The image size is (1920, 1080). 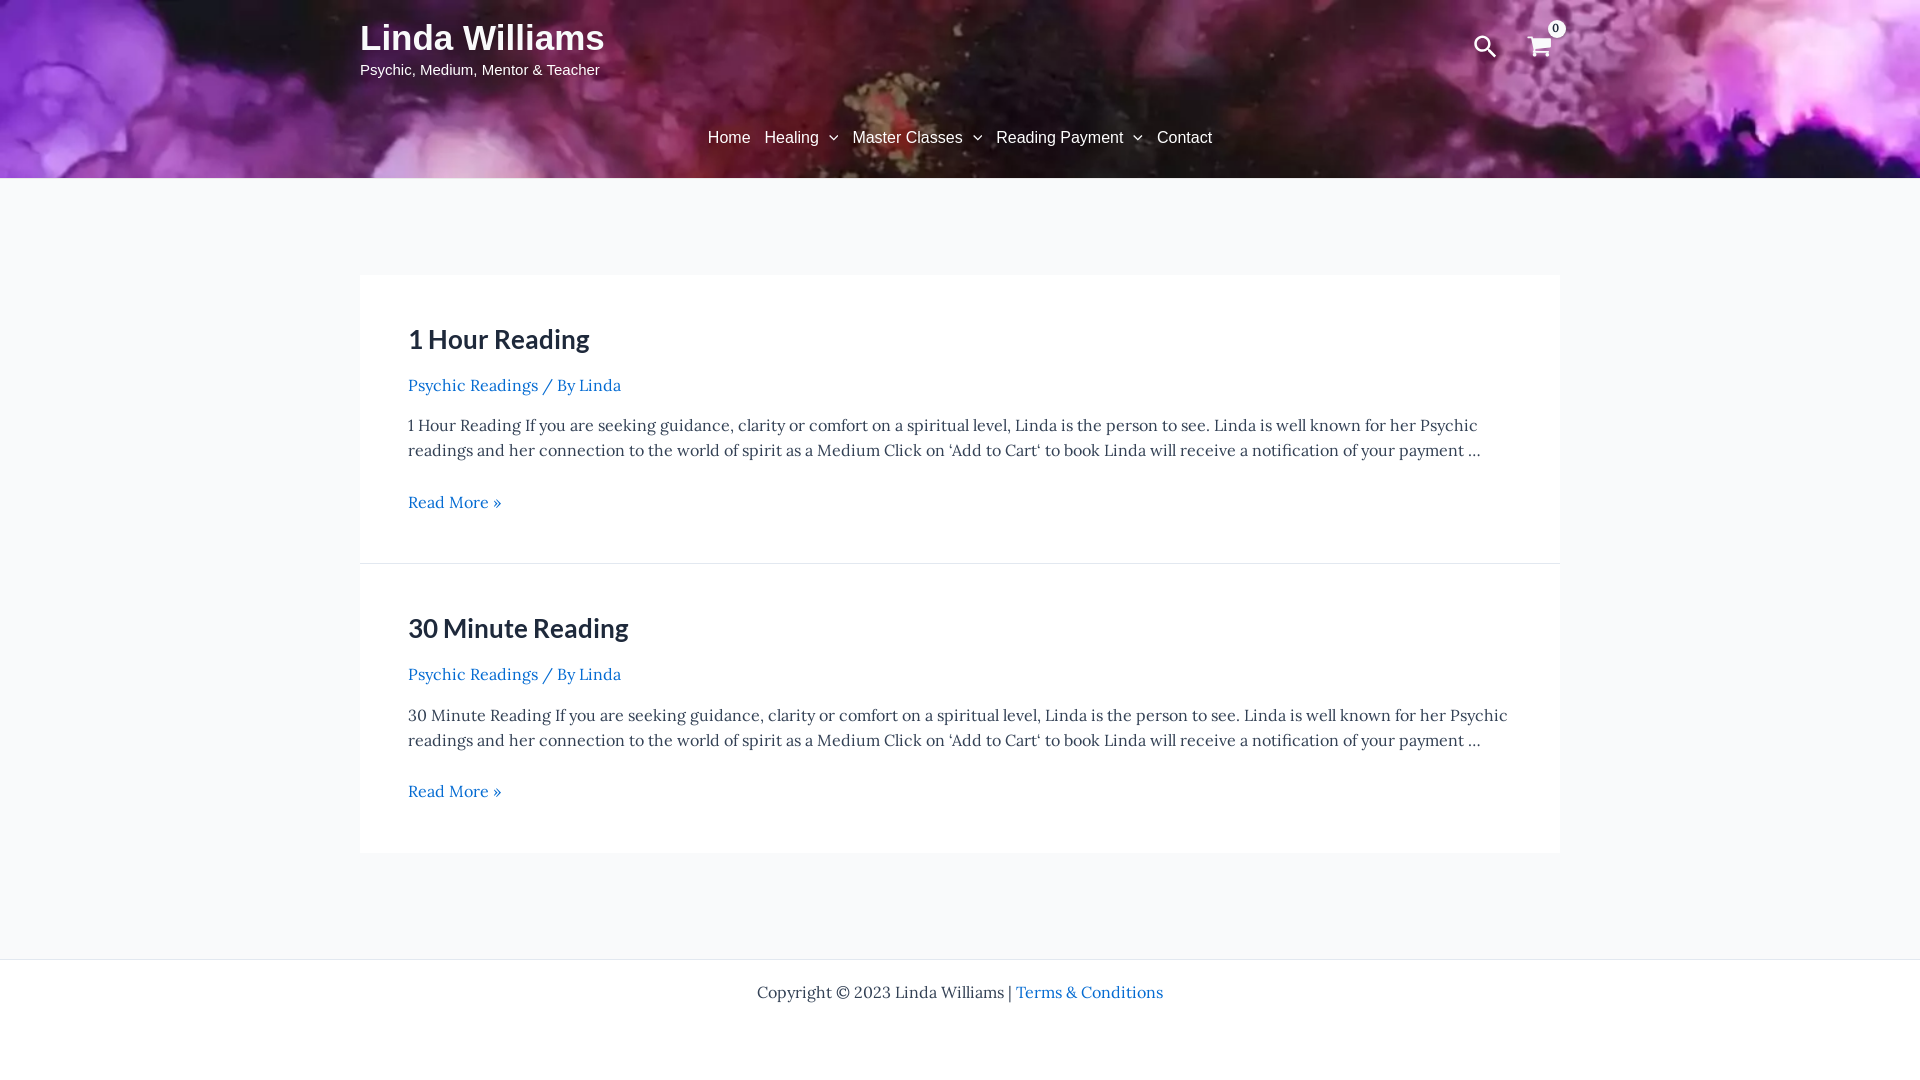 I want to click on 'Terms & Conditions', so click(x=1088, y=991).